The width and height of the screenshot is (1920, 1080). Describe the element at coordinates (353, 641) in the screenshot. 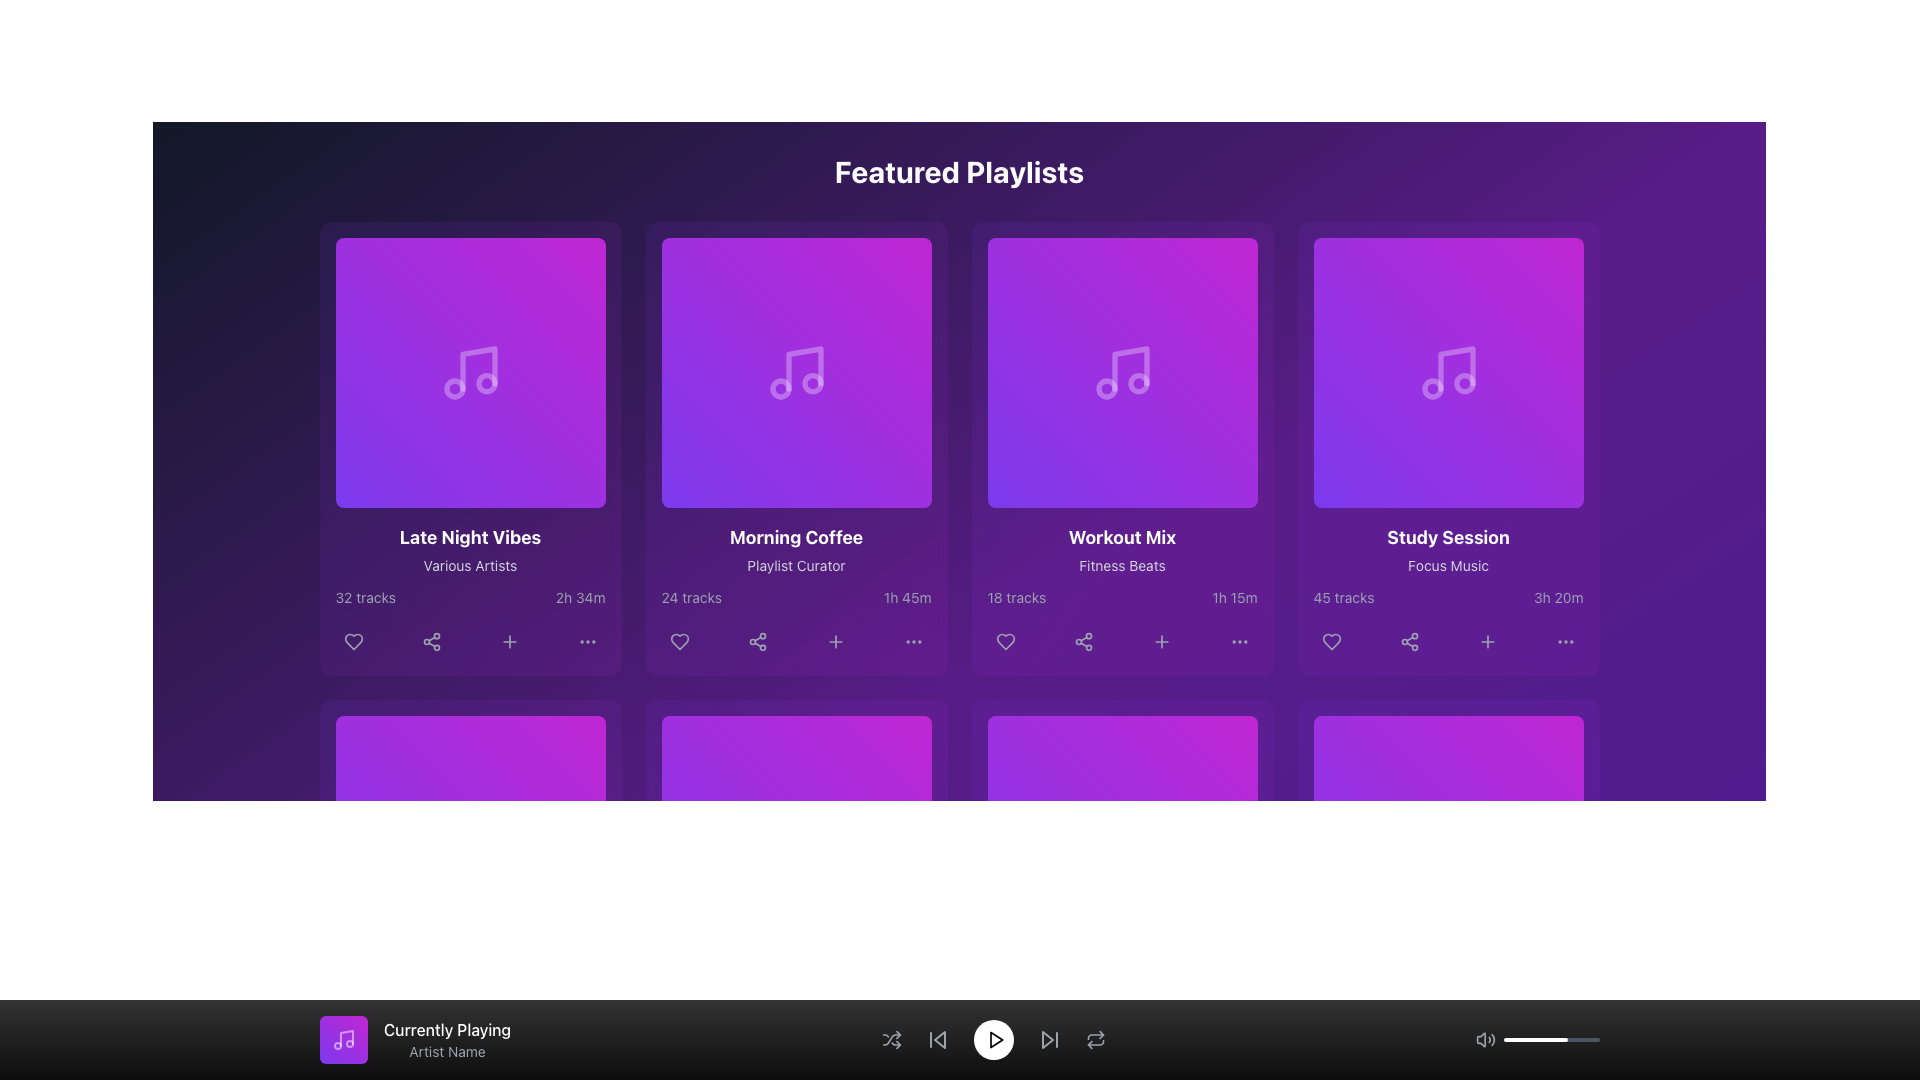

I see `the heart icon button located at the bottom-left corner of the 'Late Night Vibes' playlist card to favorite or unfavorite the playlist` at that location.